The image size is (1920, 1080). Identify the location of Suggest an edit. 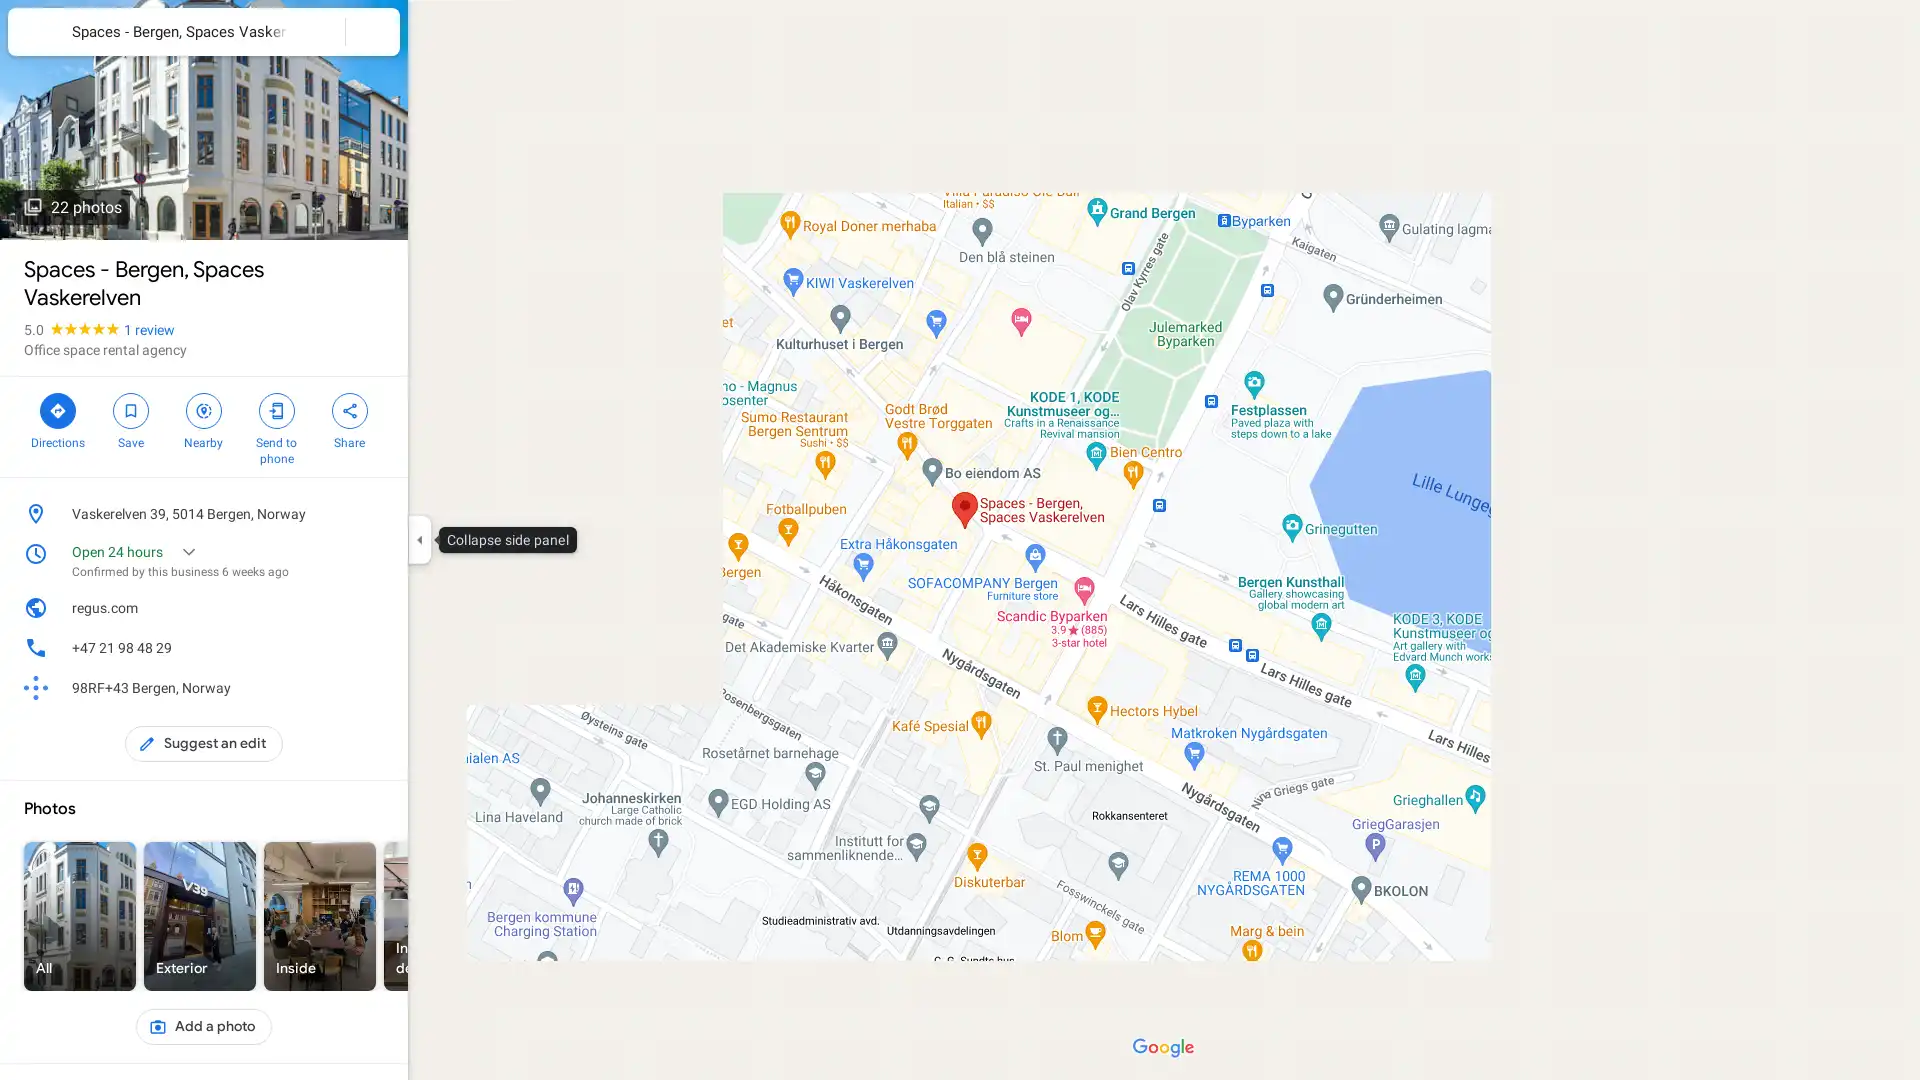
(204, 744).